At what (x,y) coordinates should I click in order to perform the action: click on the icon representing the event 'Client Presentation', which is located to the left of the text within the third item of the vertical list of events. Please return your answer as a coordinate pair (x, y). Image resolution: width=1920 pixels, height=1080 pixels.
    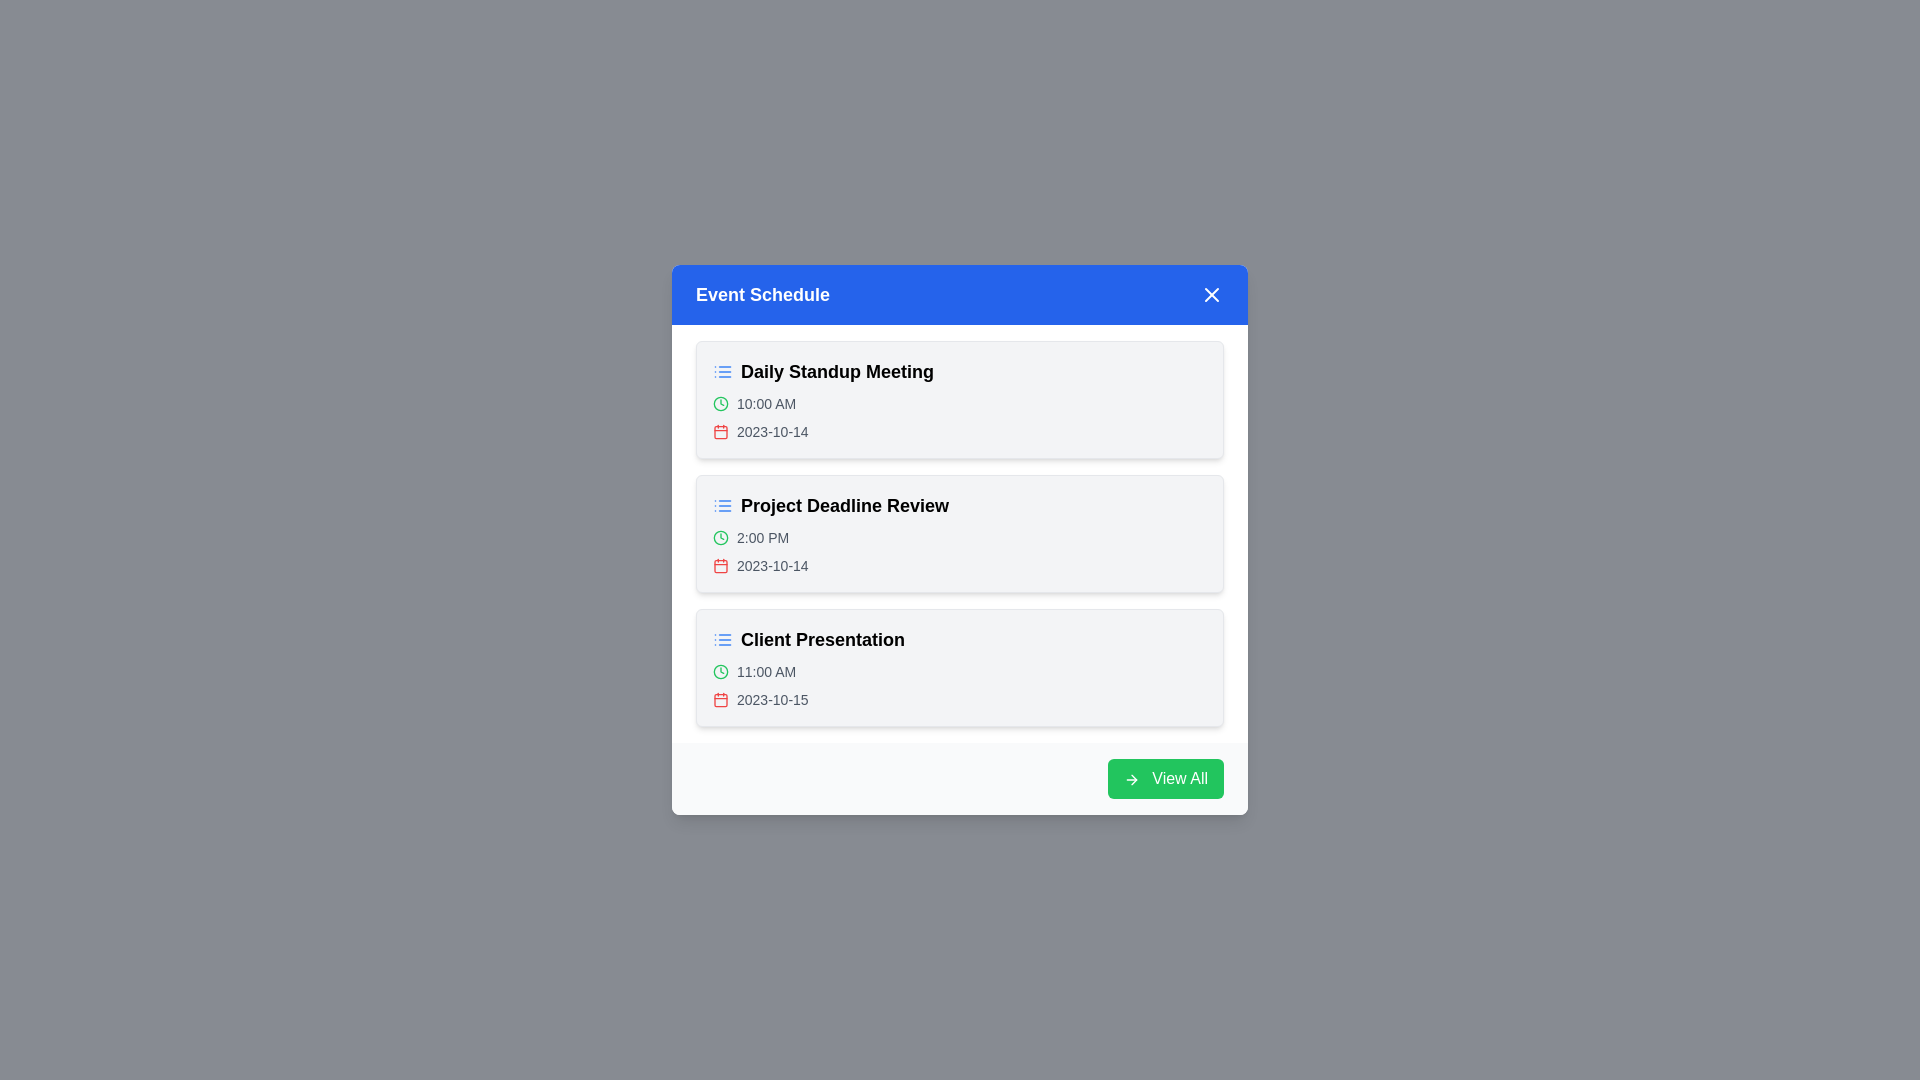
    Looking at the image, I should click on (722, 640).